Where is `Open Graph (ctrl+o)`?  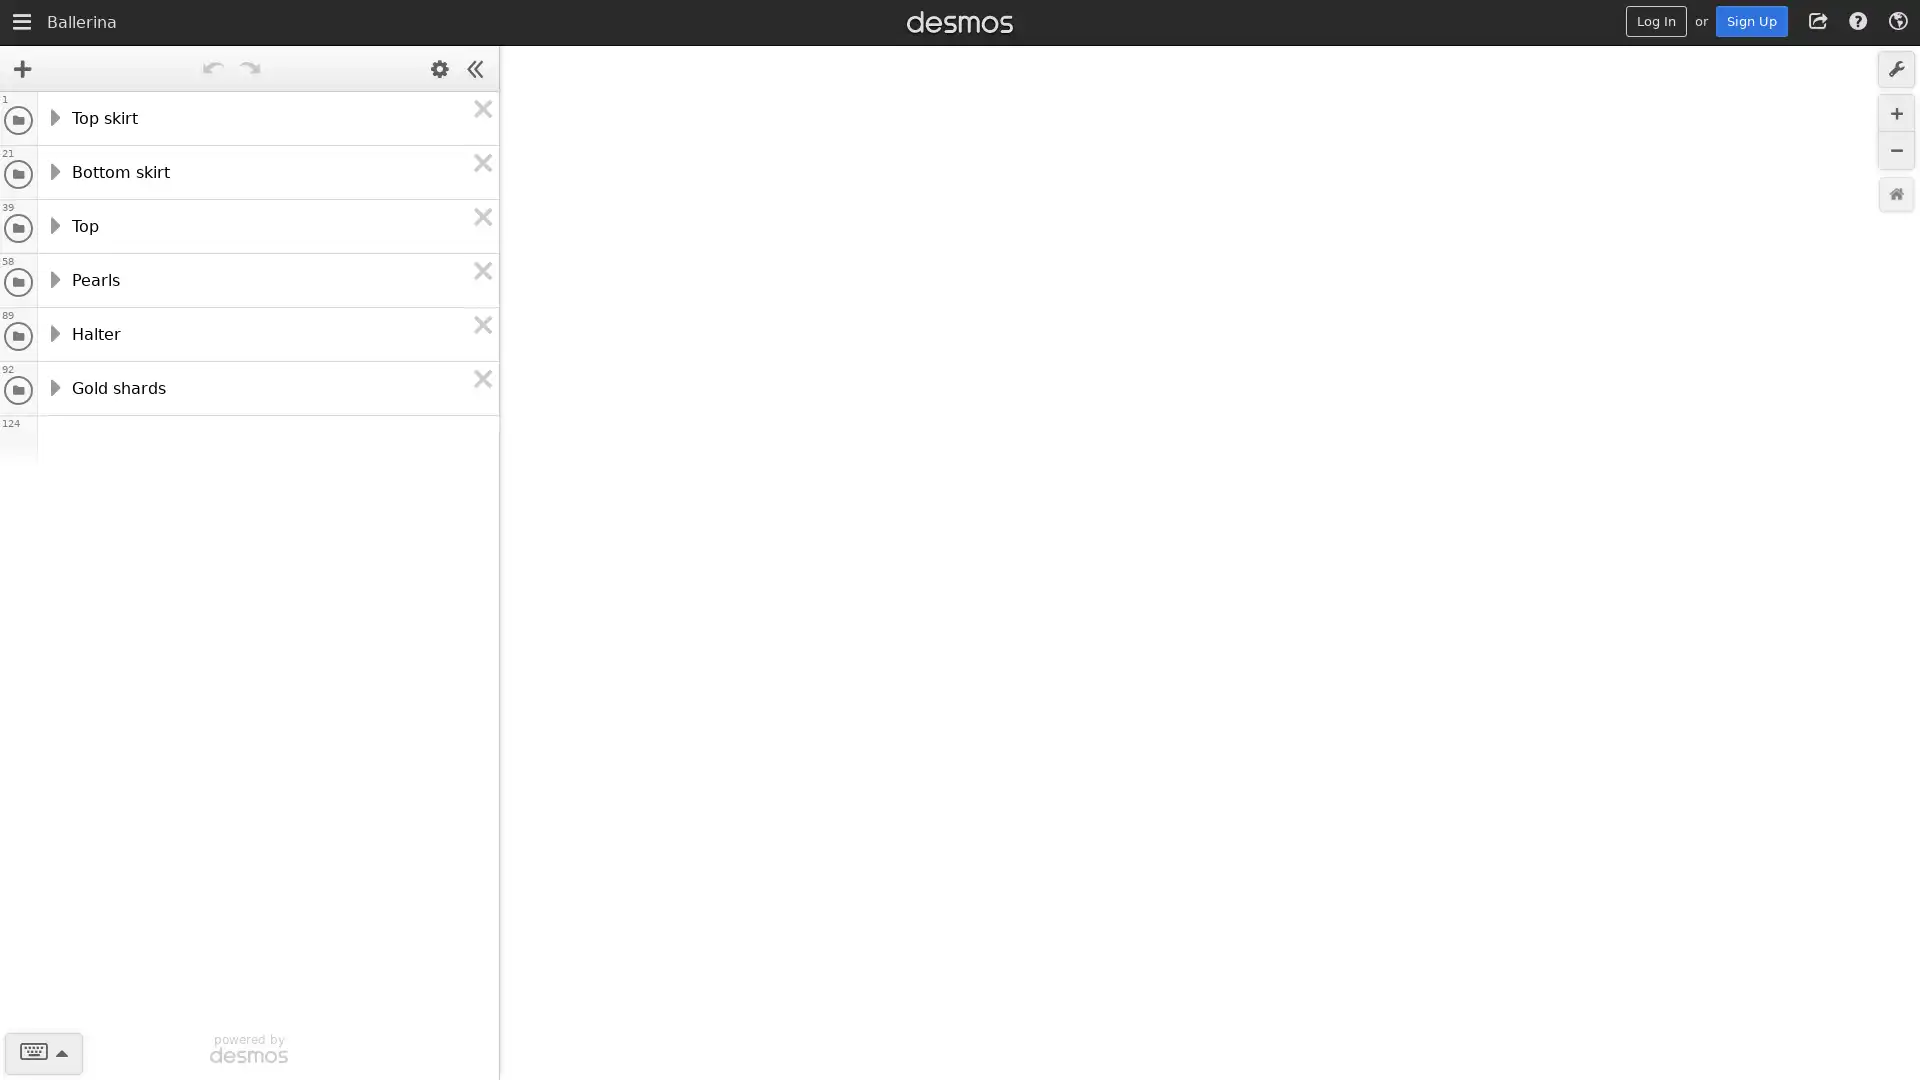
Open Graph (ctrl+o) is located at coordinates (22, 23).